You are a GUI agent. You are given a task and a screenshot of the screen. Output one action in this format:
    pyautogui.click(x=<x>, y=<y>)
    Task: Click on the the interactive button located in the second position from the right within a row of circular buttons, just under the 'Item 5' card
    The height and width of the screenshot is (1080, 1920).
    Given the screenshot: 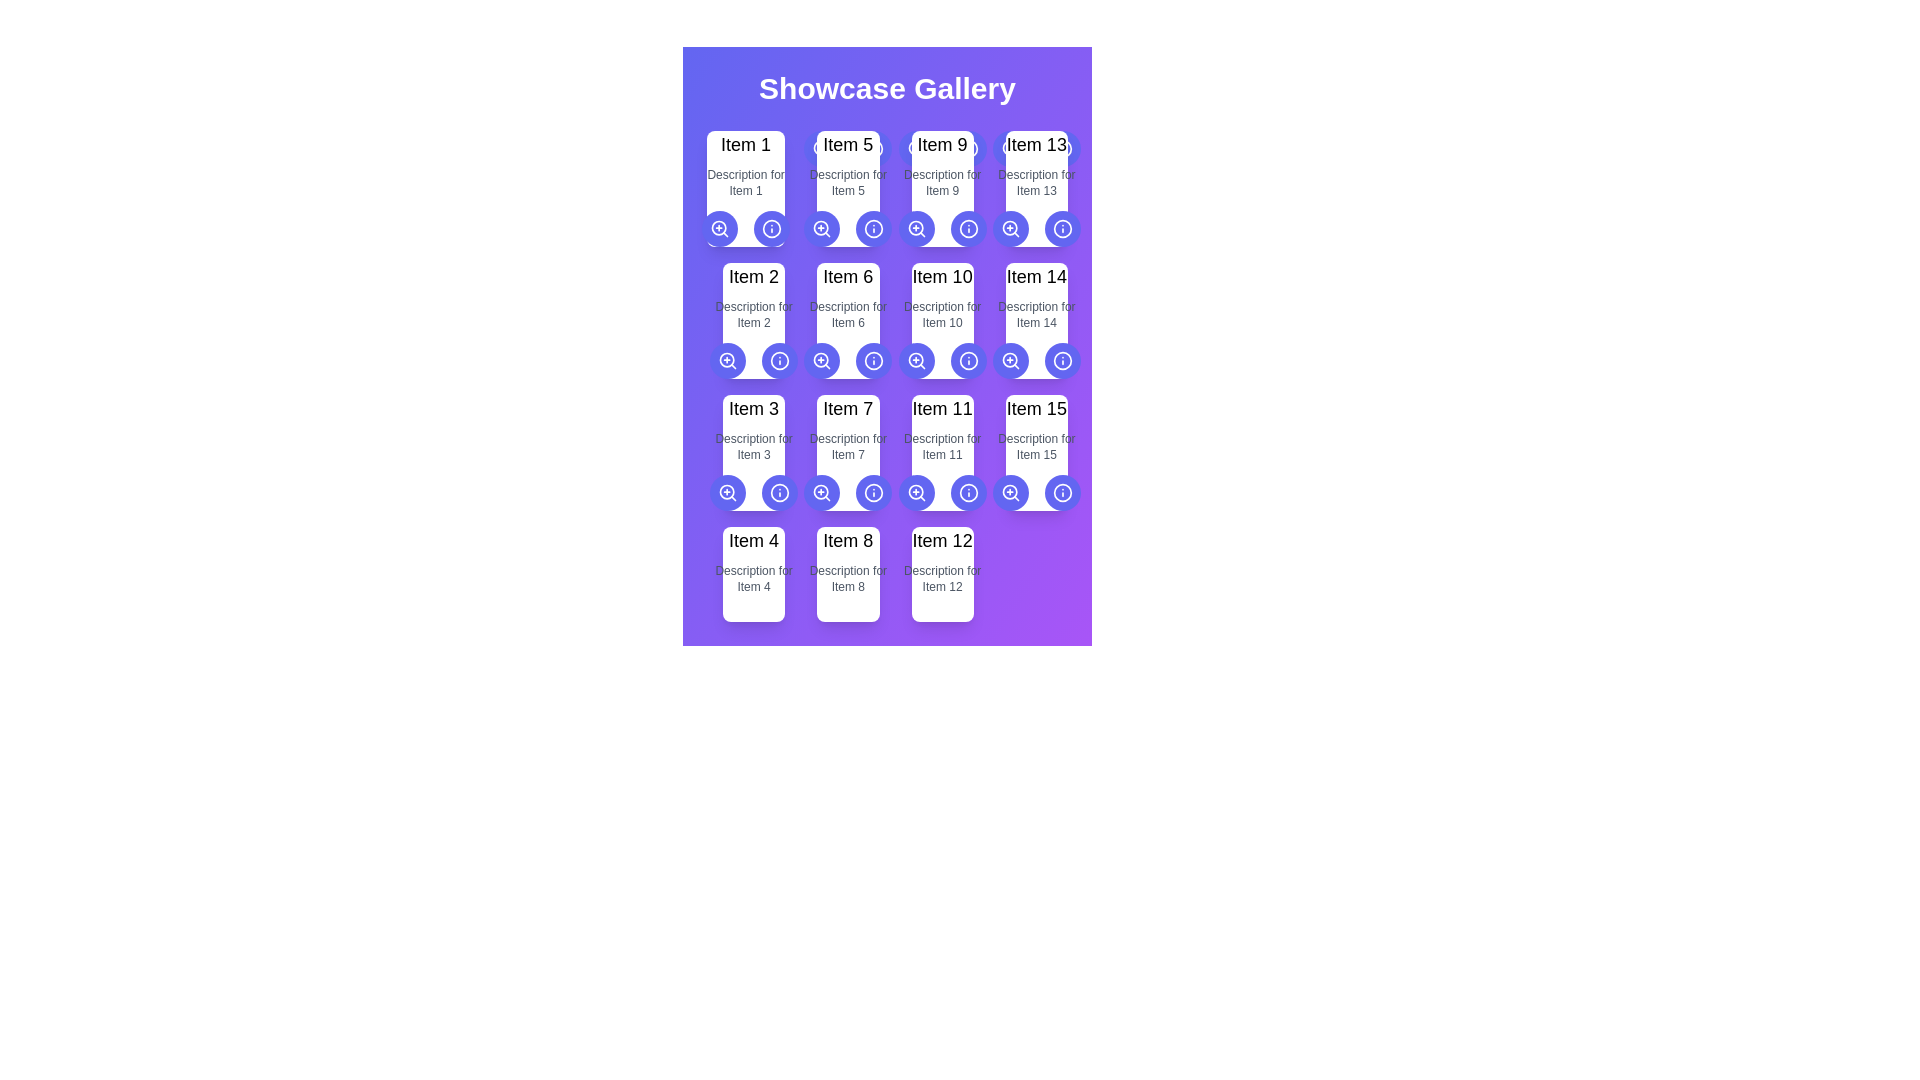 What is the action you would take?
    pyautogui.click(x=771, y=227)
    